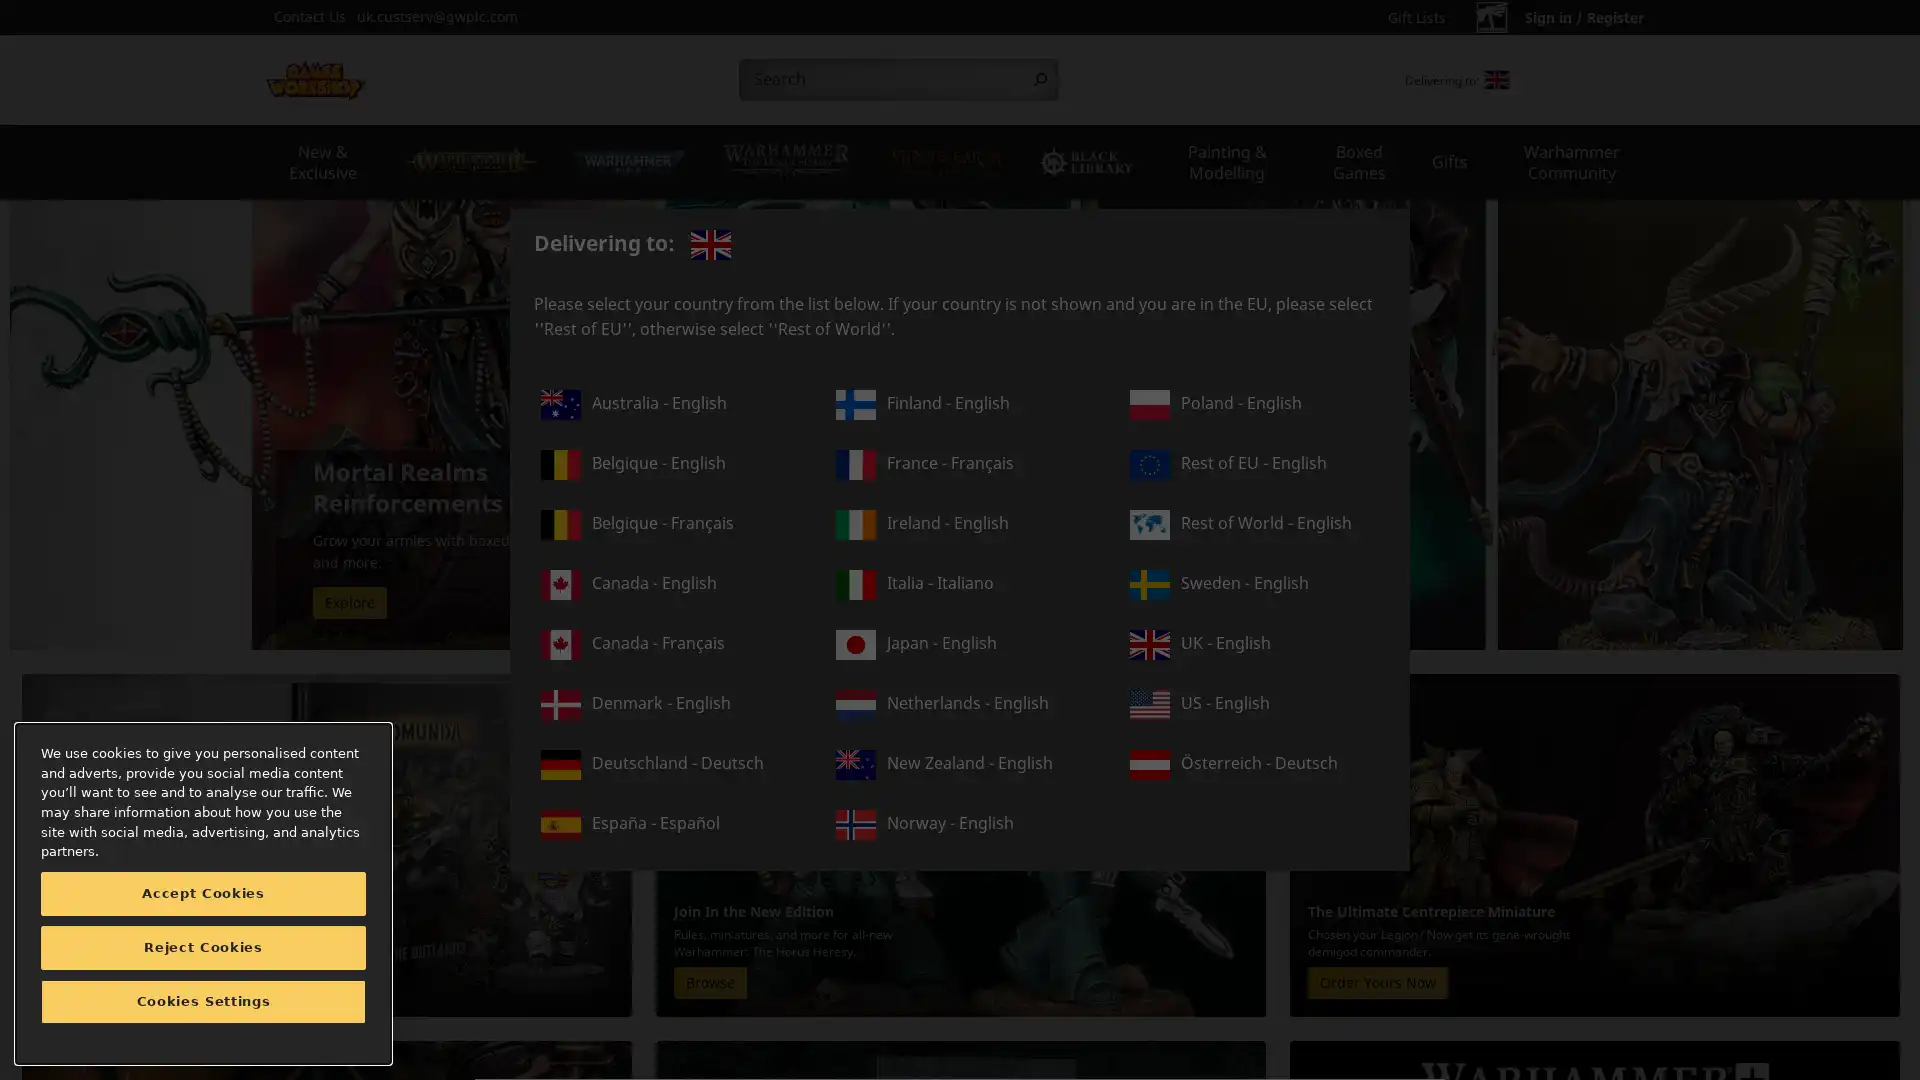  I want to click on Cookies Settings, so click(203, 1002).